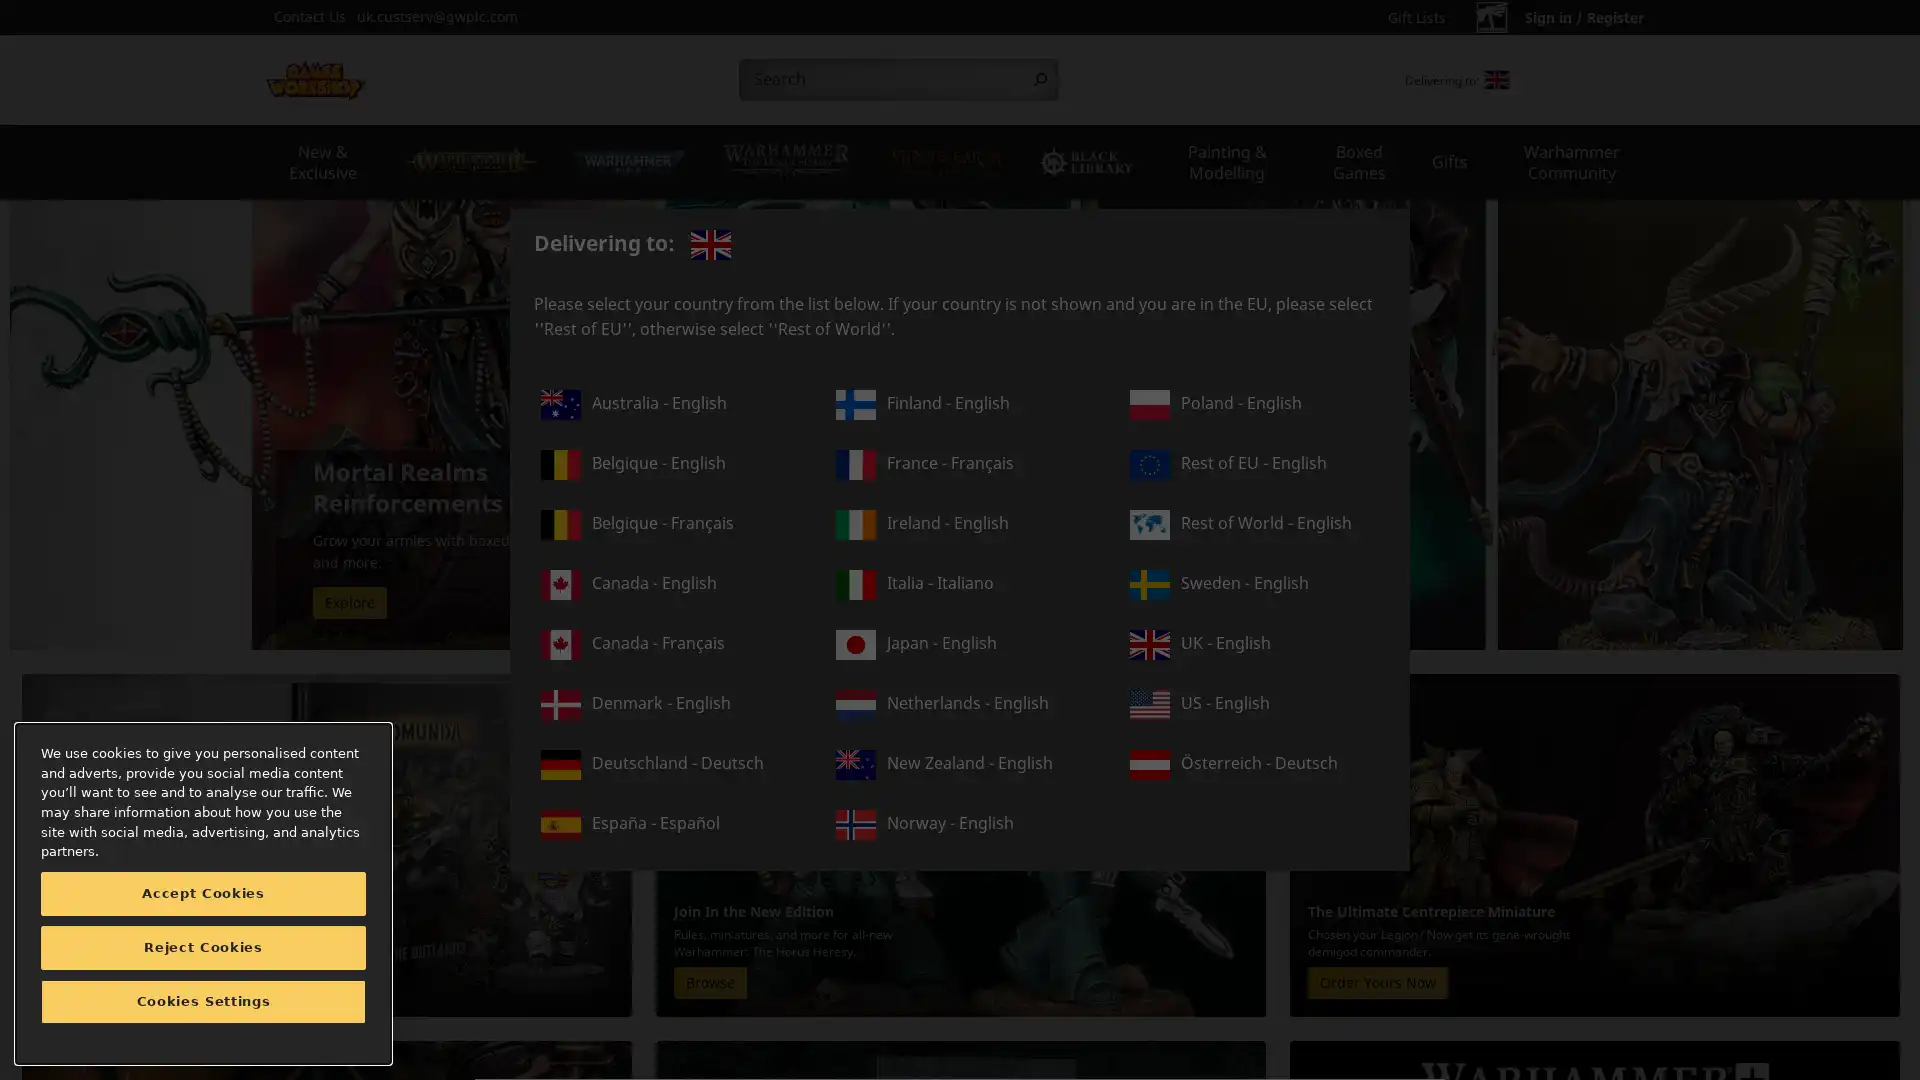  I want to click on Cookies Settings, so click(203, 1002).